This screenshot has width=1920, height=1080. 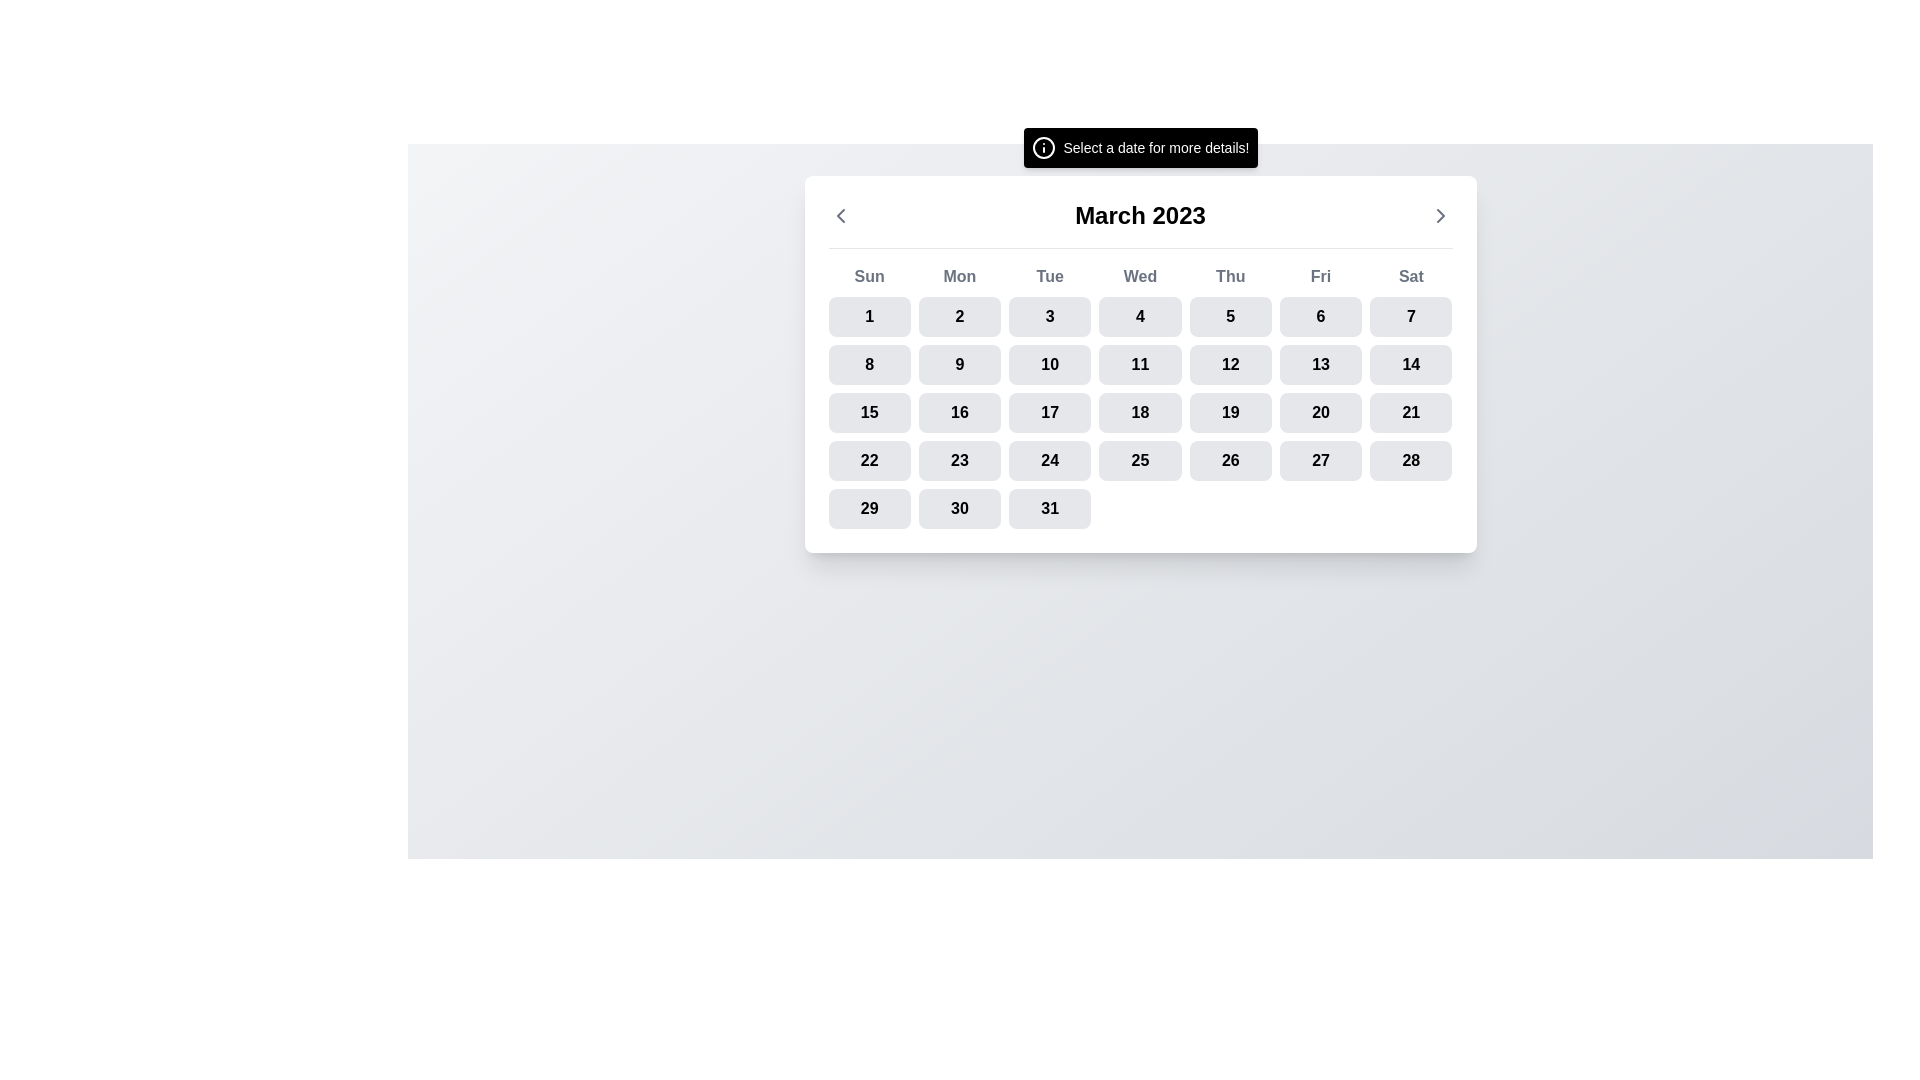 I want to click on the button-like calendar date cell representing the 26th day of the month, so click(x=1229, y=461).